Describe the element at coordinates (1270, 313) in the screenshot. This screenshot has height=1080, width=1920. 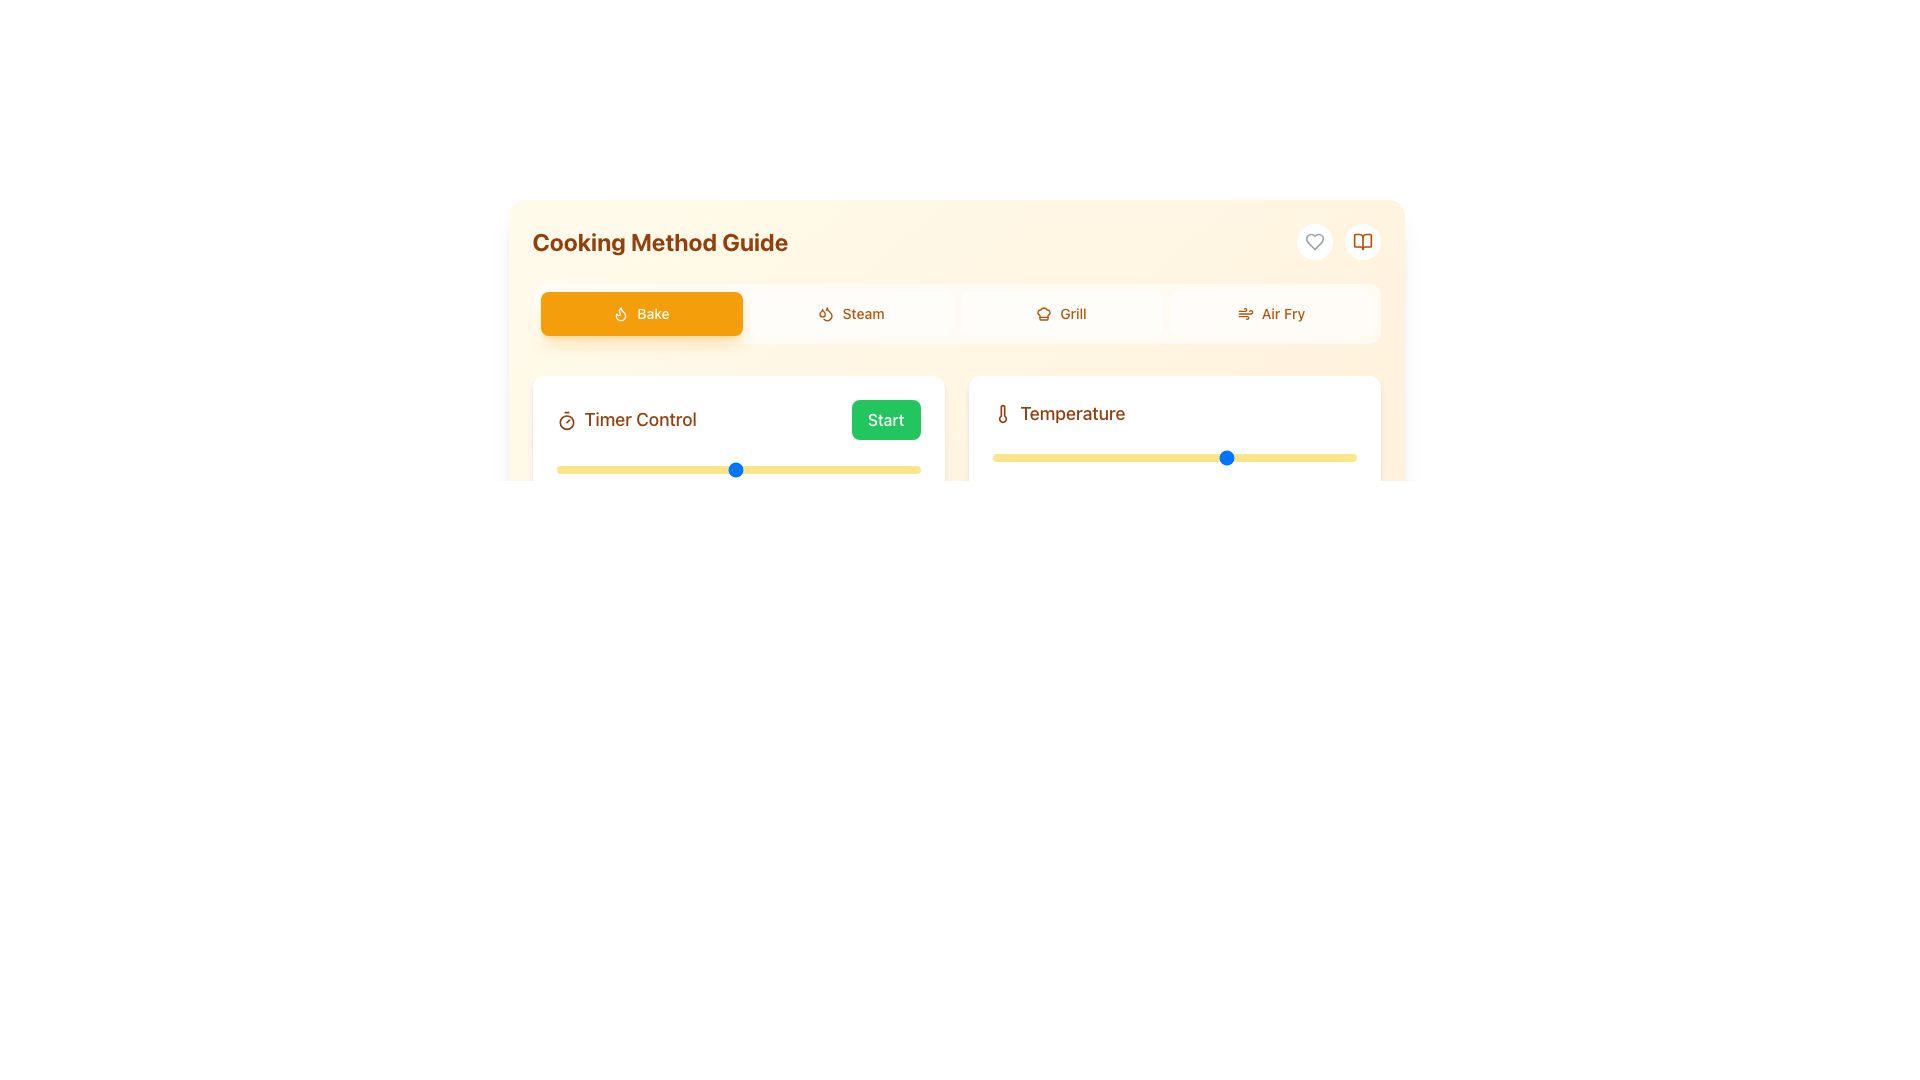
I see `the 'Air Fry' button, which is the fourth button in a row of cooking method buttons labeled 'Bake', 'Steam', 'Grill', and 'Air Fry'` at that location.